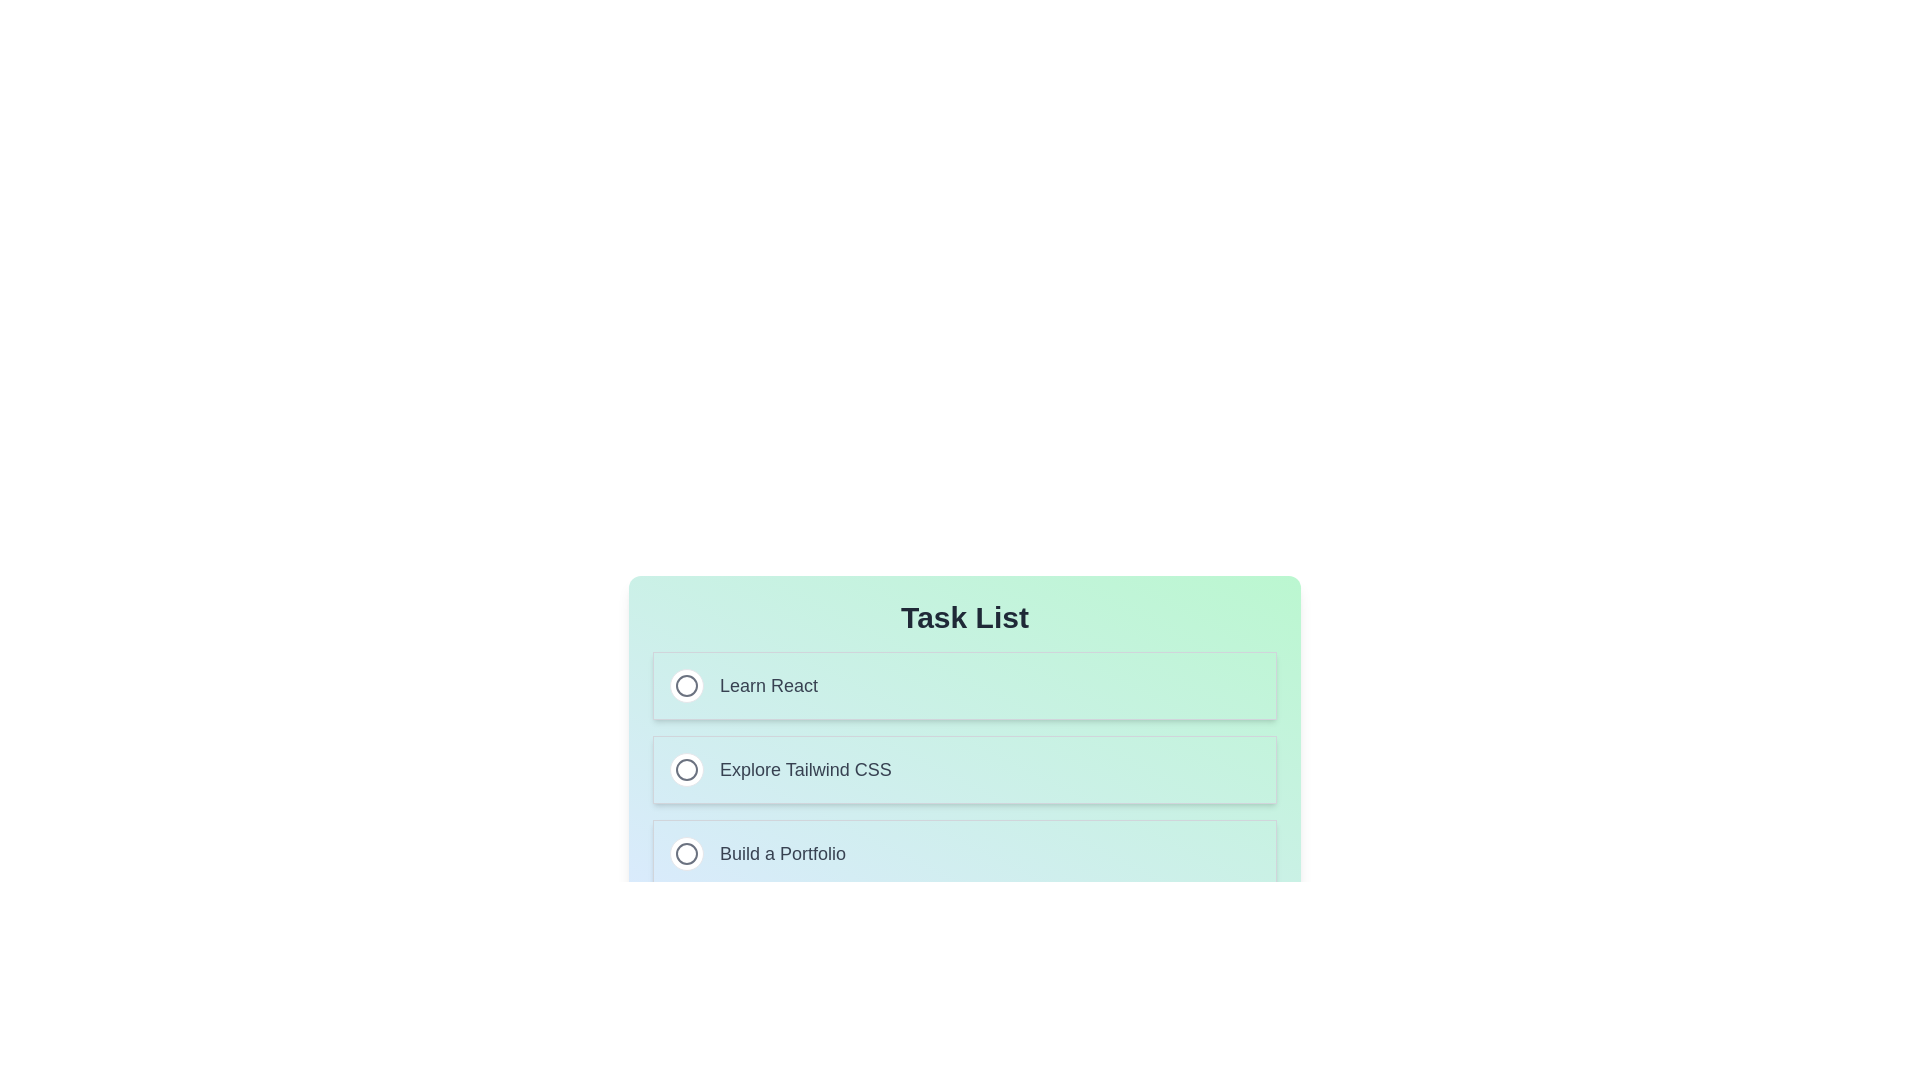  I want to click on static text label that describes the task item named 'Build a Portfolio', which is the third item in the vertical task list interface, so click(781, 853).